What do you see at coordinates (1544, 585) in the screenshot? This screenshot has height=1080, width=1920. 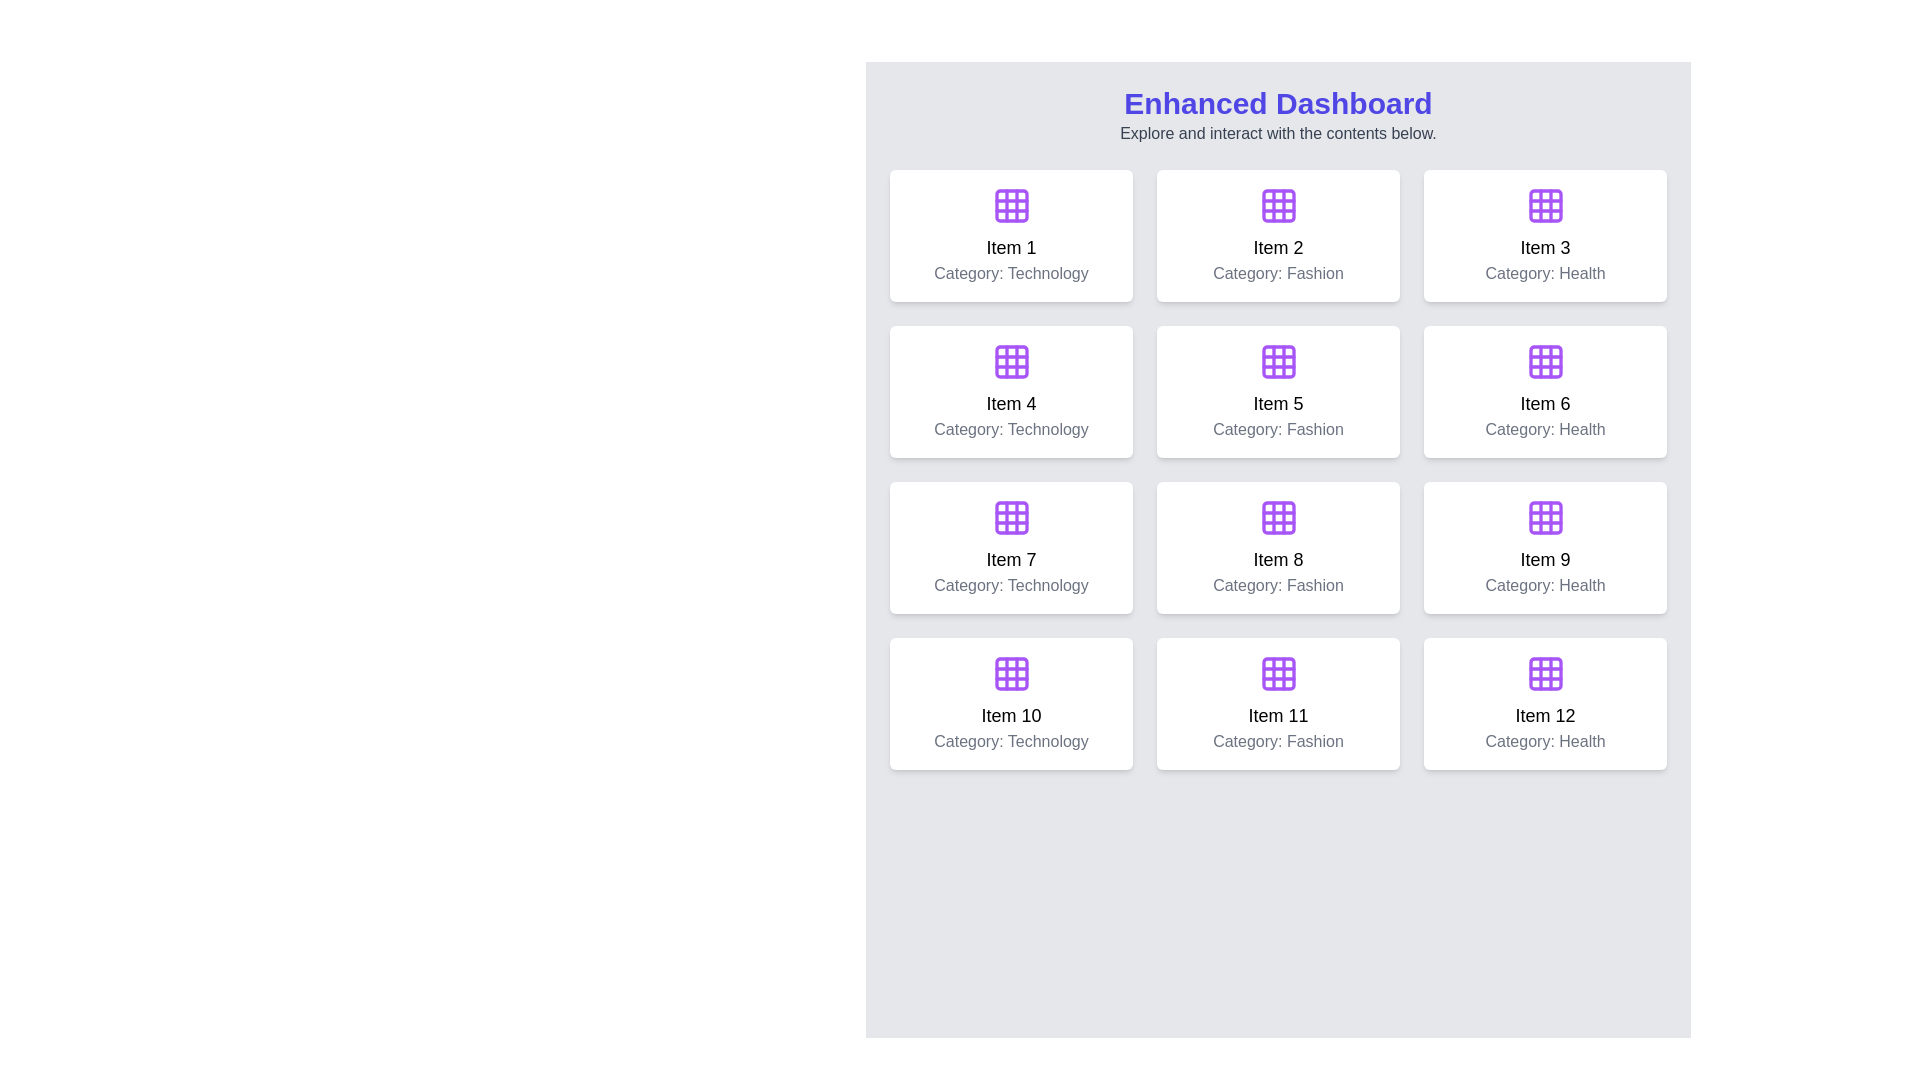 I see `the non-interactive text label displaying the category information 'Health' for Item 9, which is centrally aligned below the title 'Item 9'` at bounding box center [1544, 585].